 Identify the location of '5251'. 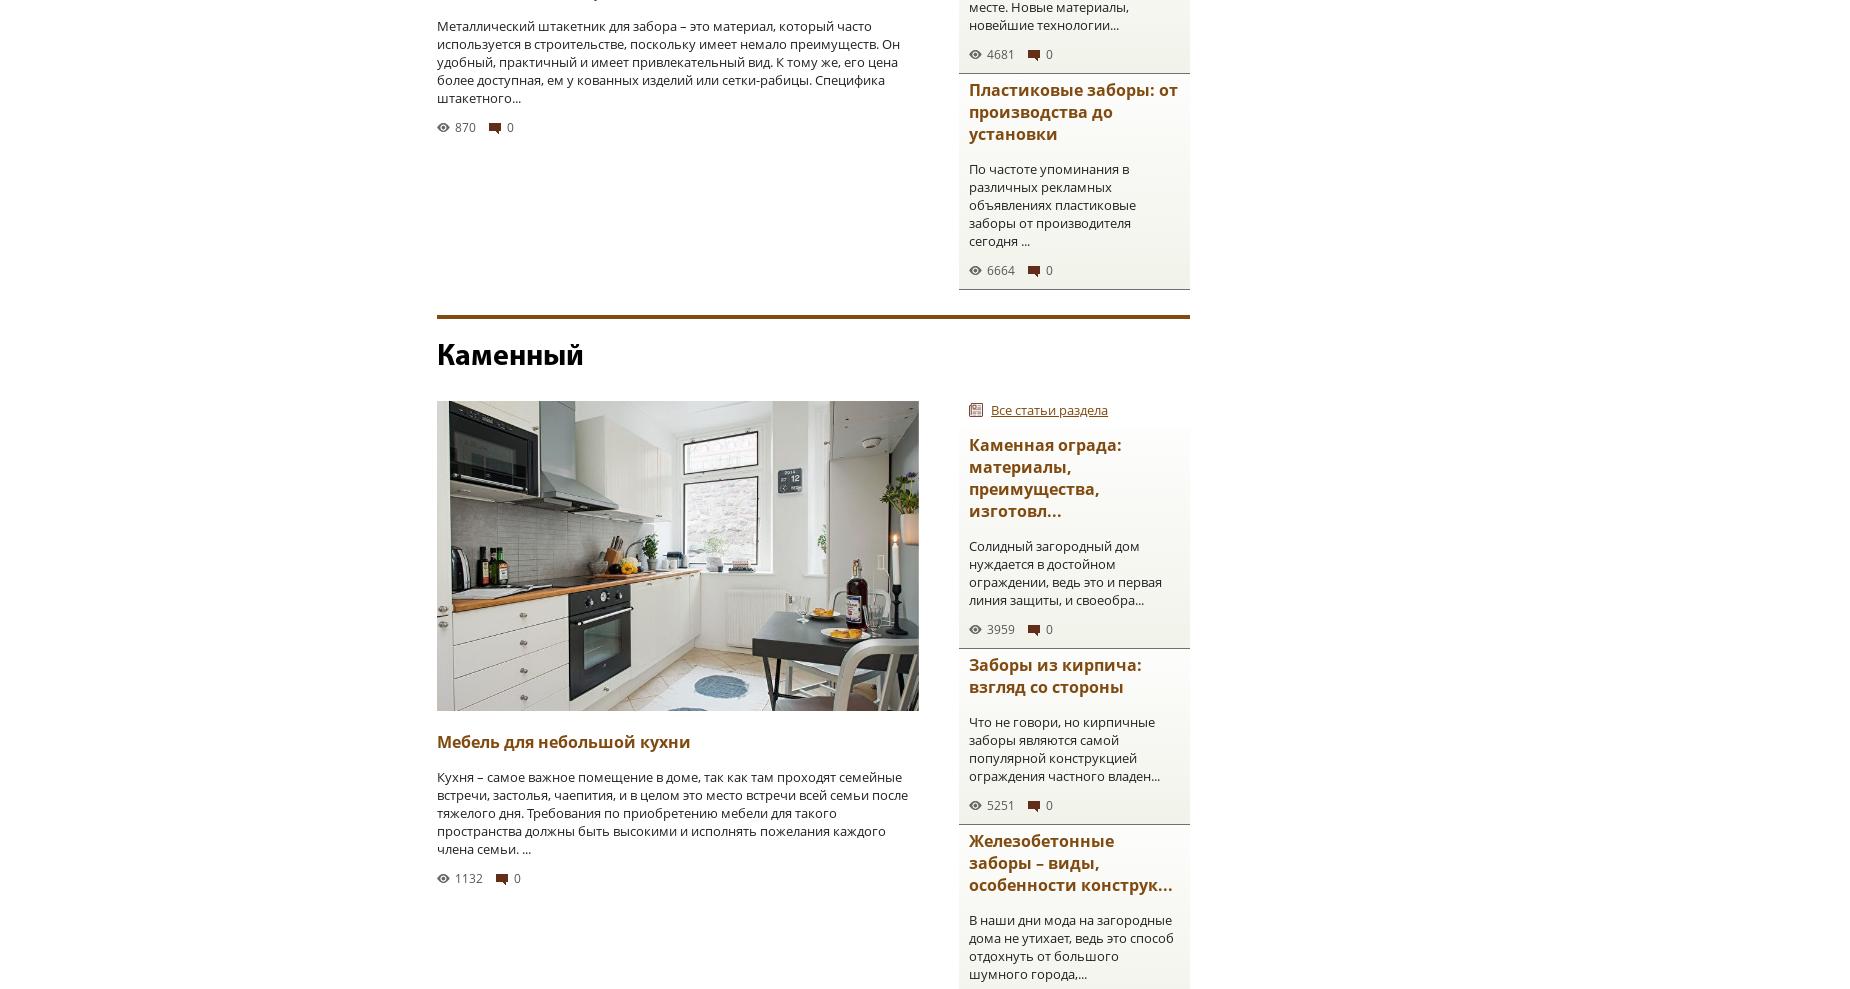
(1000, 804).